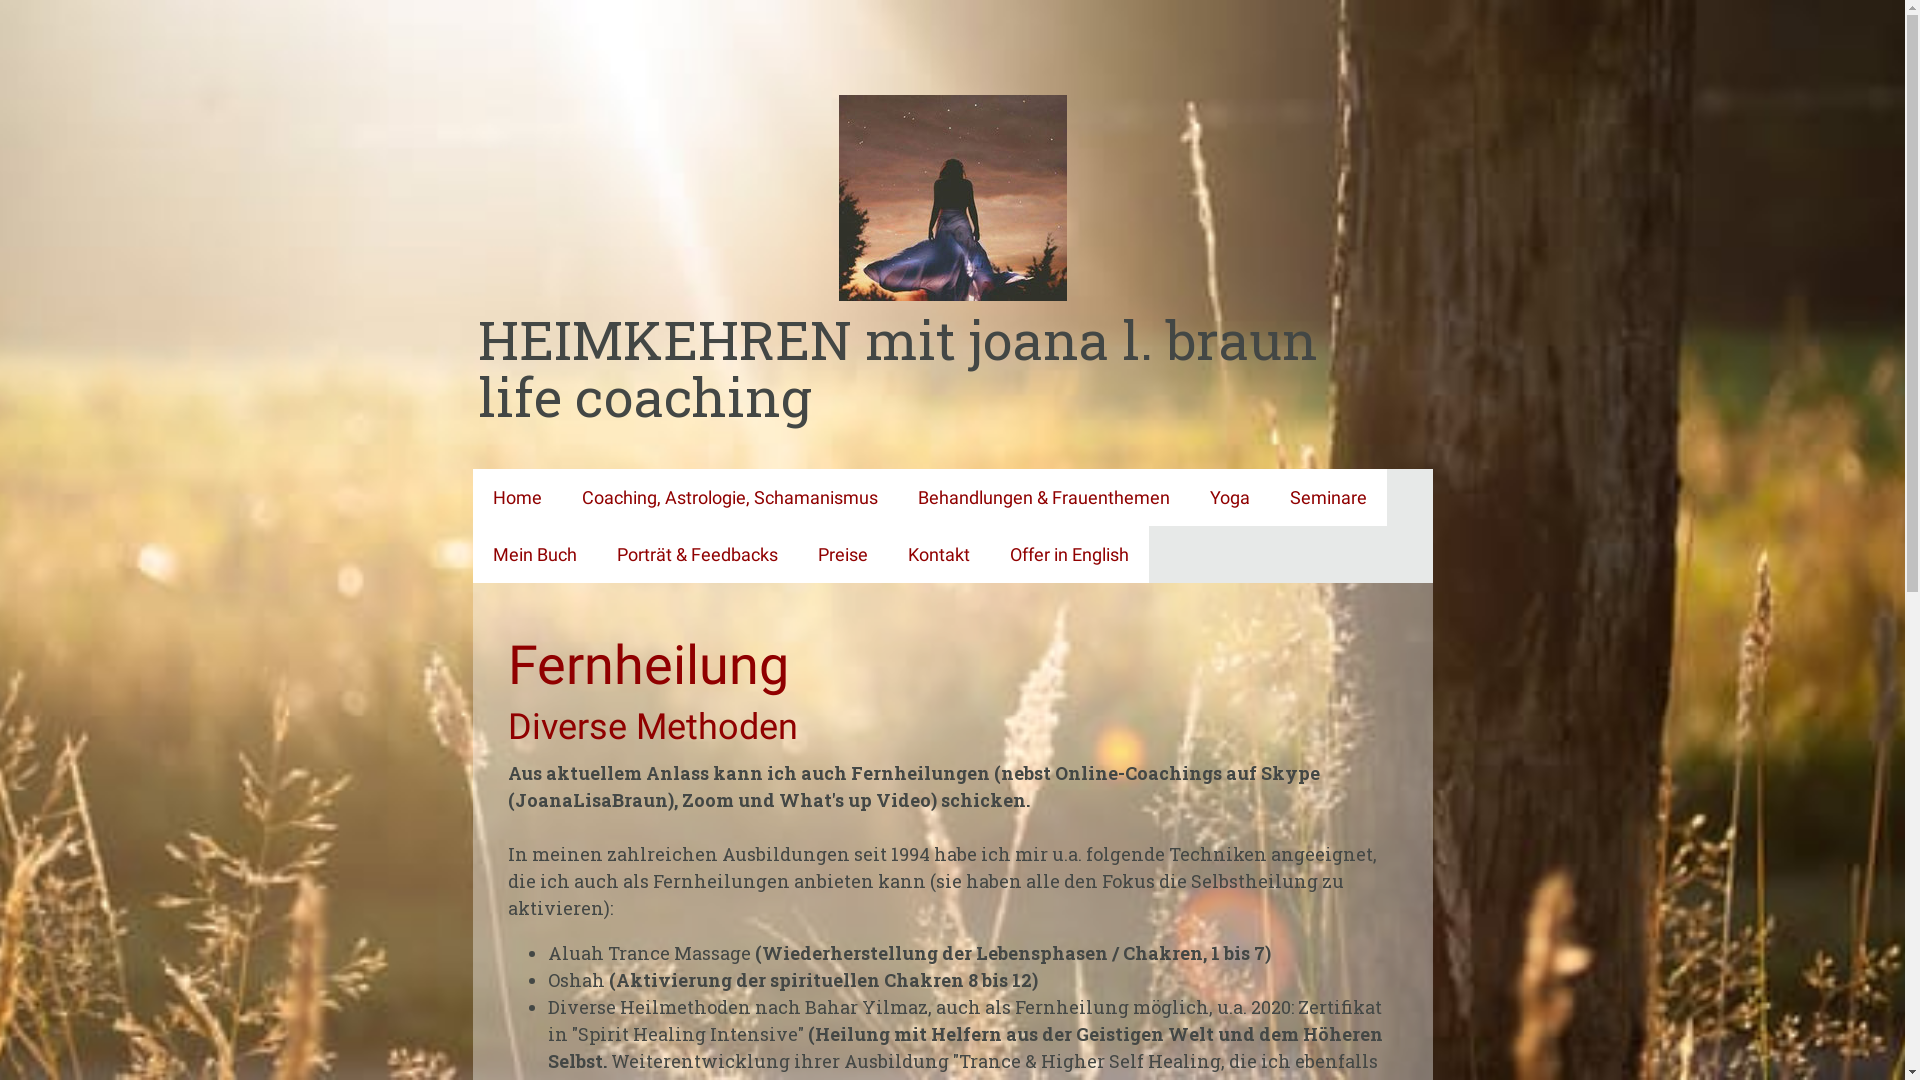 The image size is (1920, 1080). I want to click on 'Yoga', so click(1228, 496).